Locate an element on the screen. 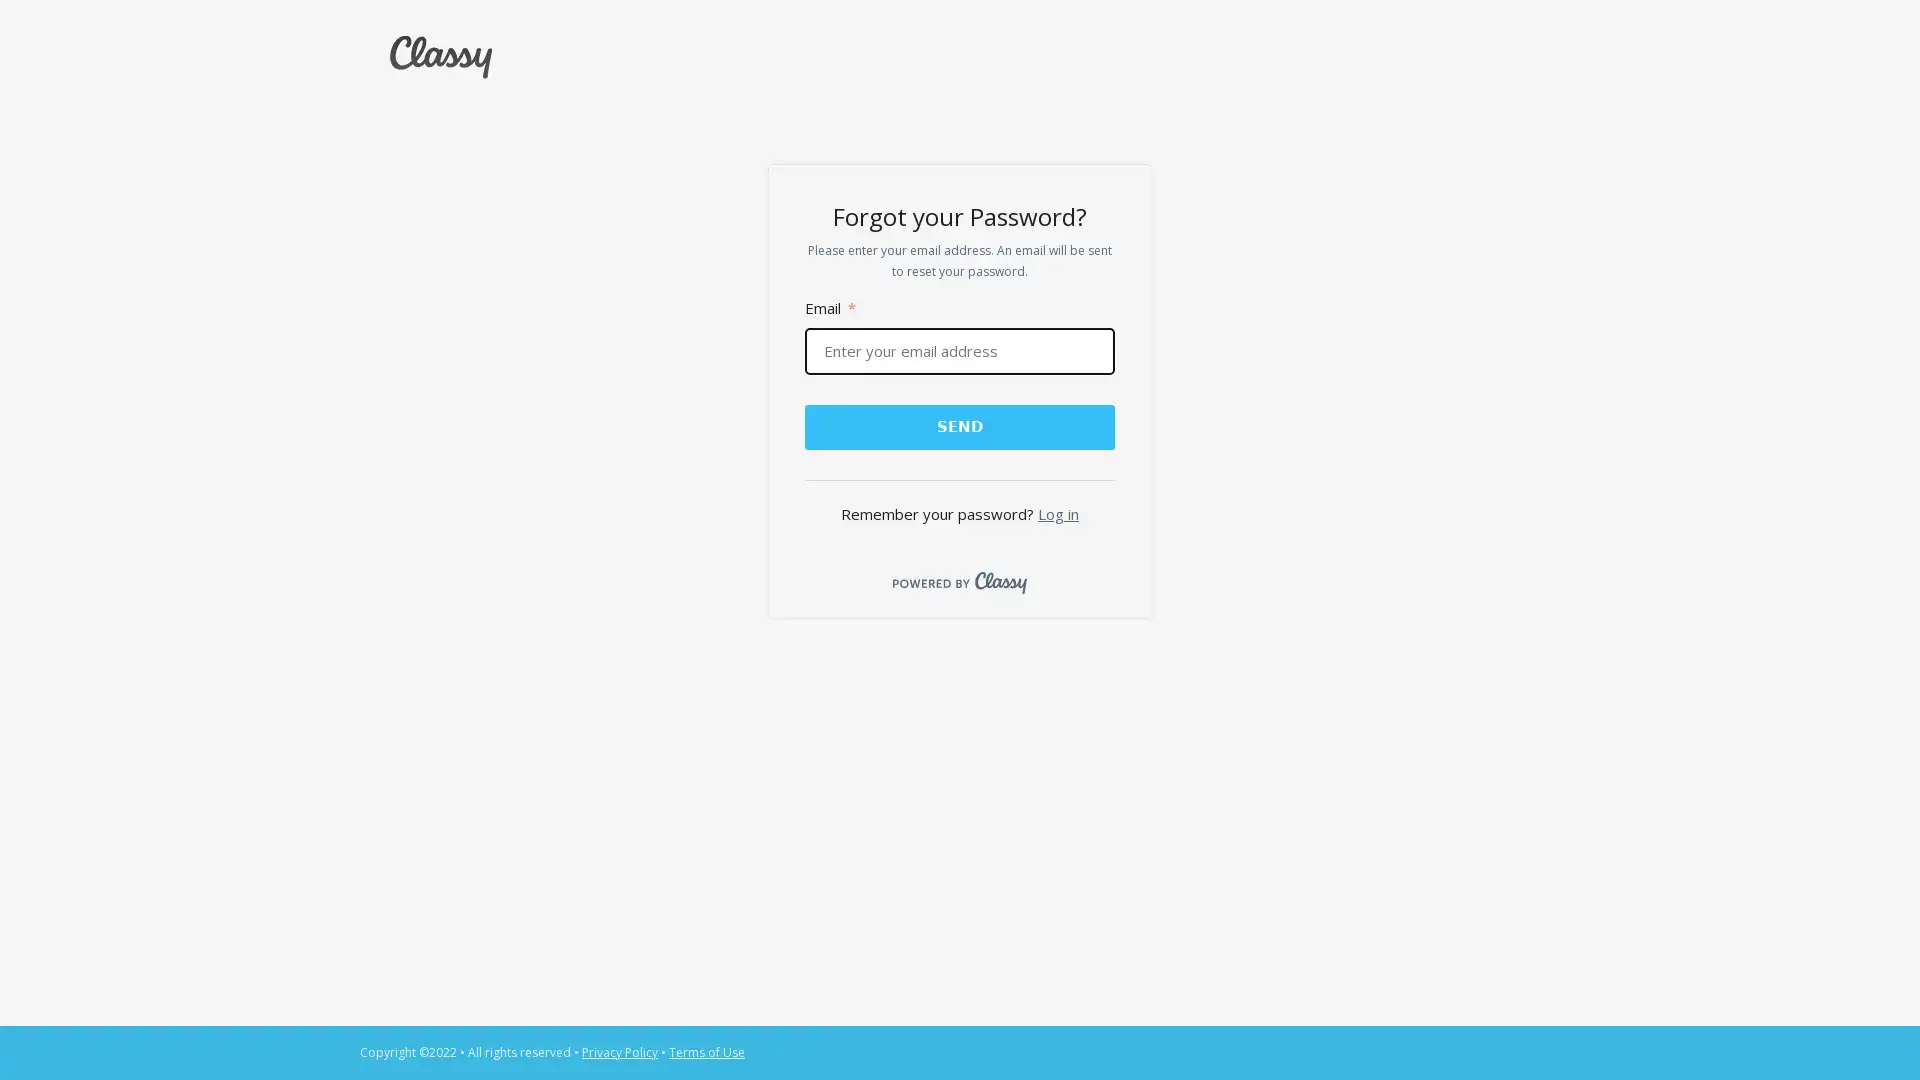 This screenshot has height=1080, width=1920. SEND is located at coordinates (958, 425).